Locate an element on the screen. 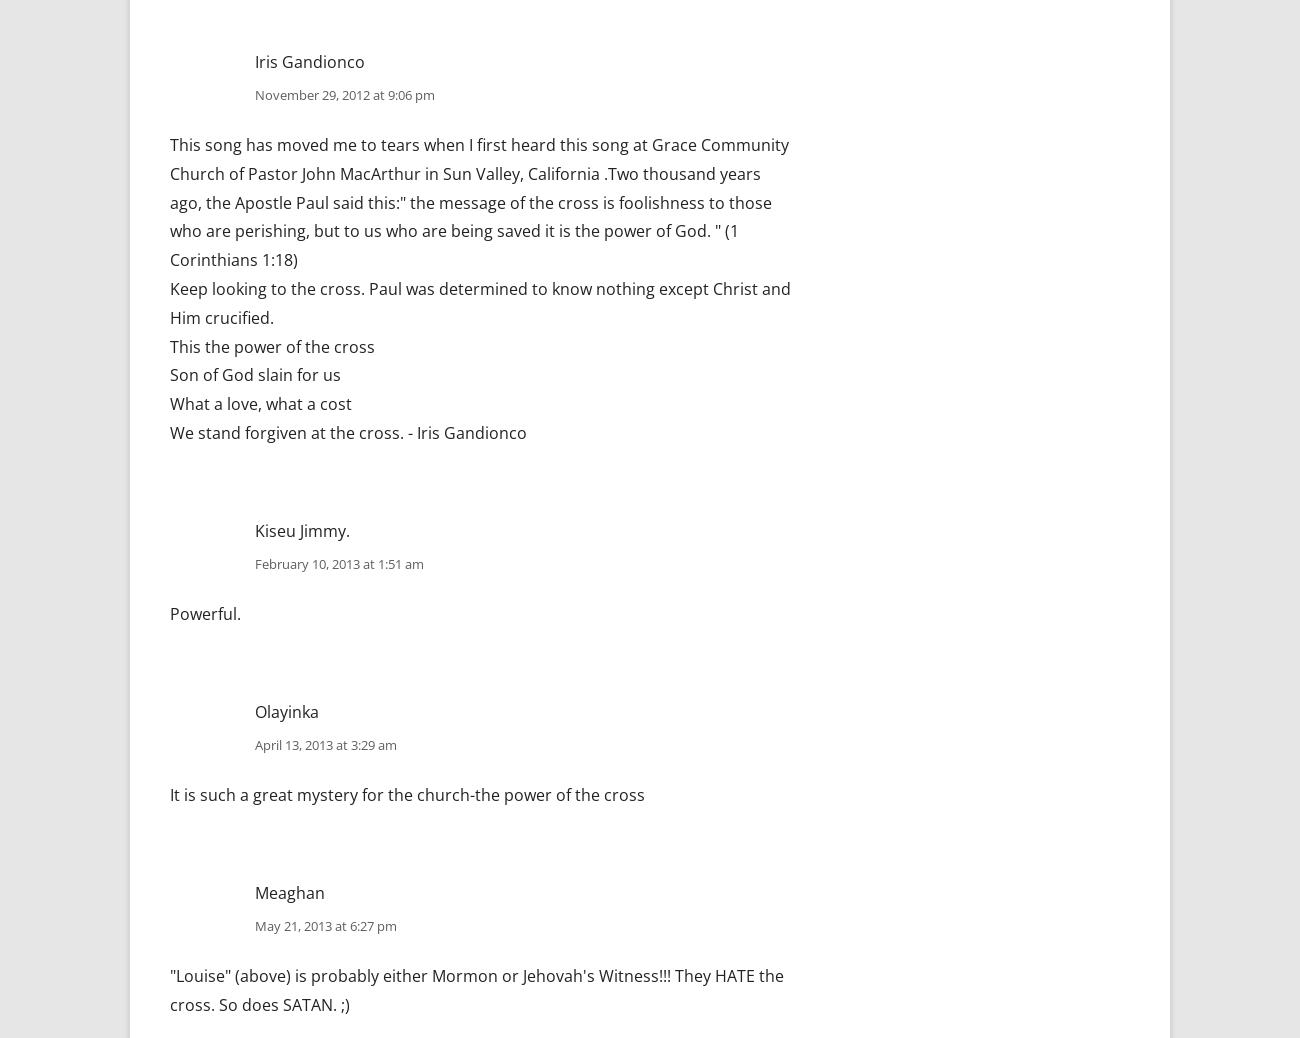 The width and height of the screenshot is (1300, 1038). 'We stand forgiven at the cross. - Iris Gandionco' is located at coordinates (347, 432).